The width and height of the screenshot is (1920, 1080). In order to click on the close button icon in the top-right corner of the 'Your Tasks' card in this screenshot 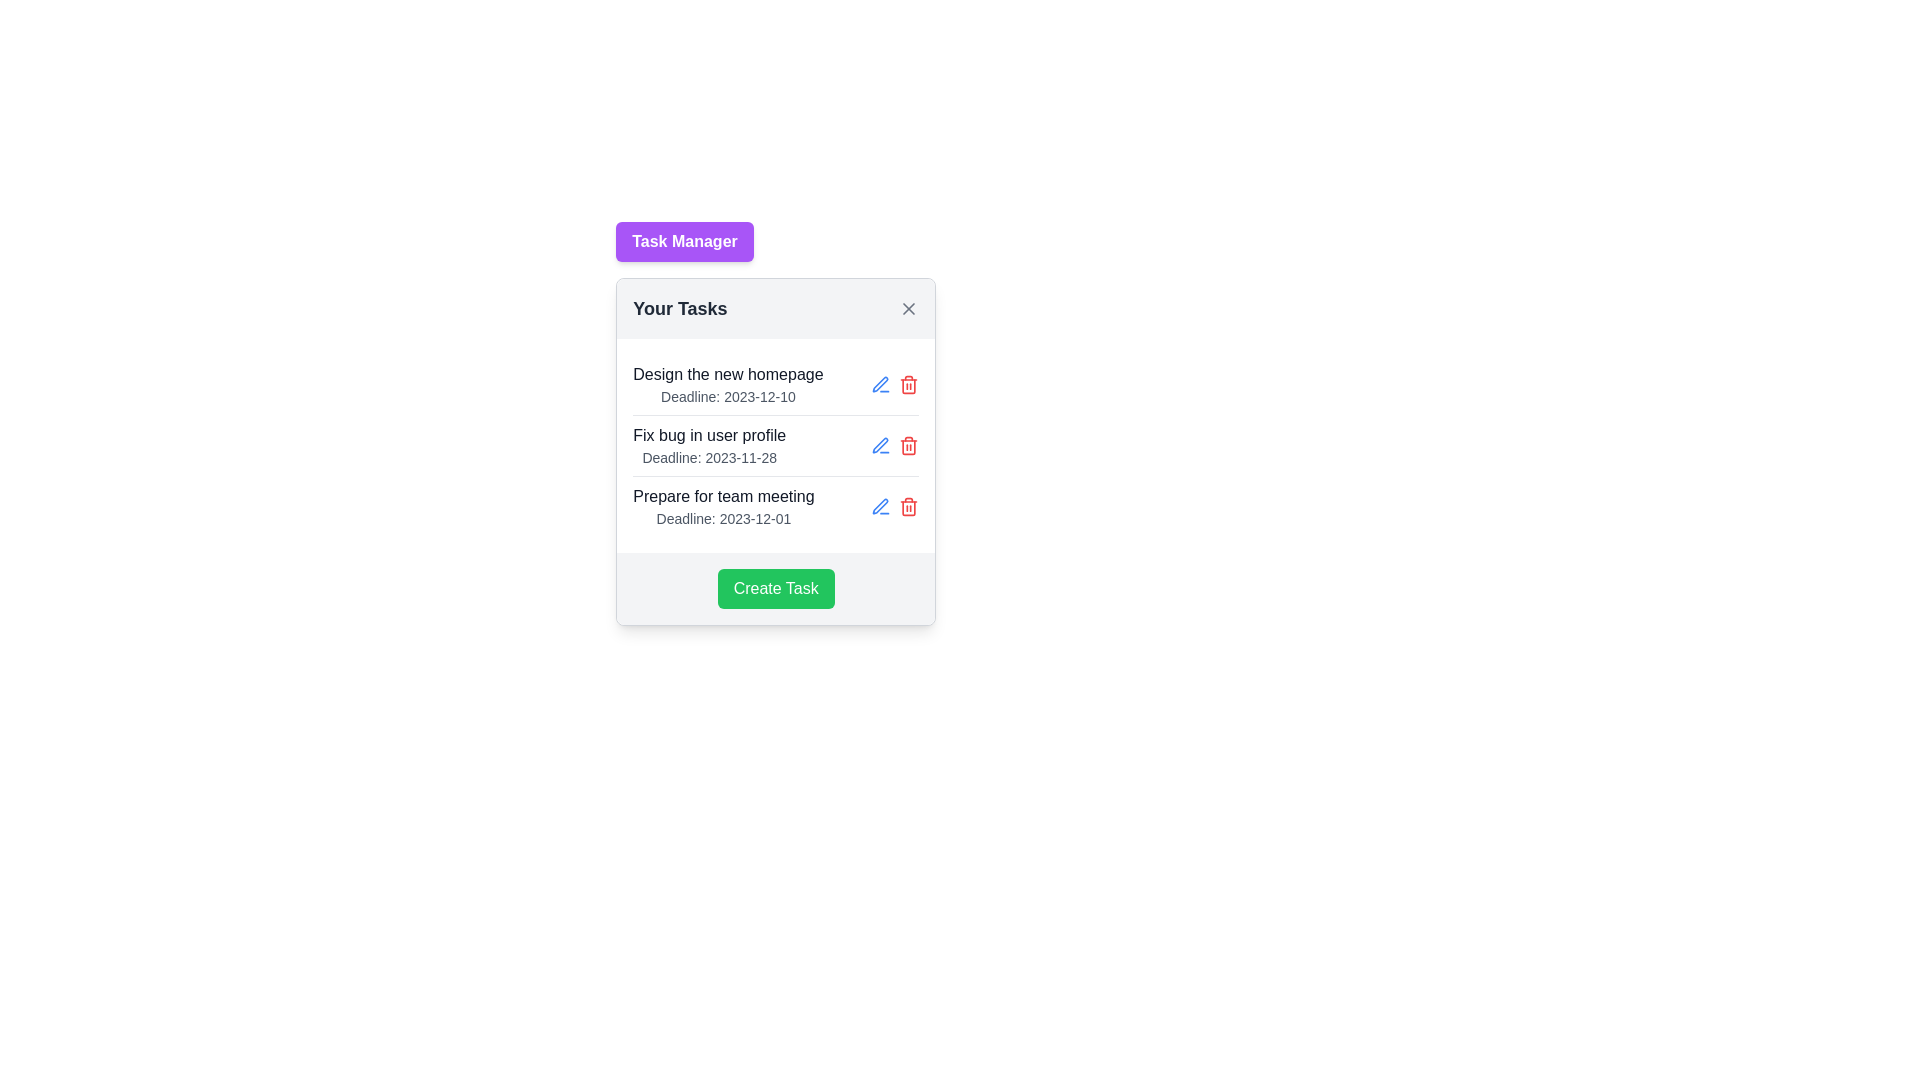, I will do `click(908, 308)`.